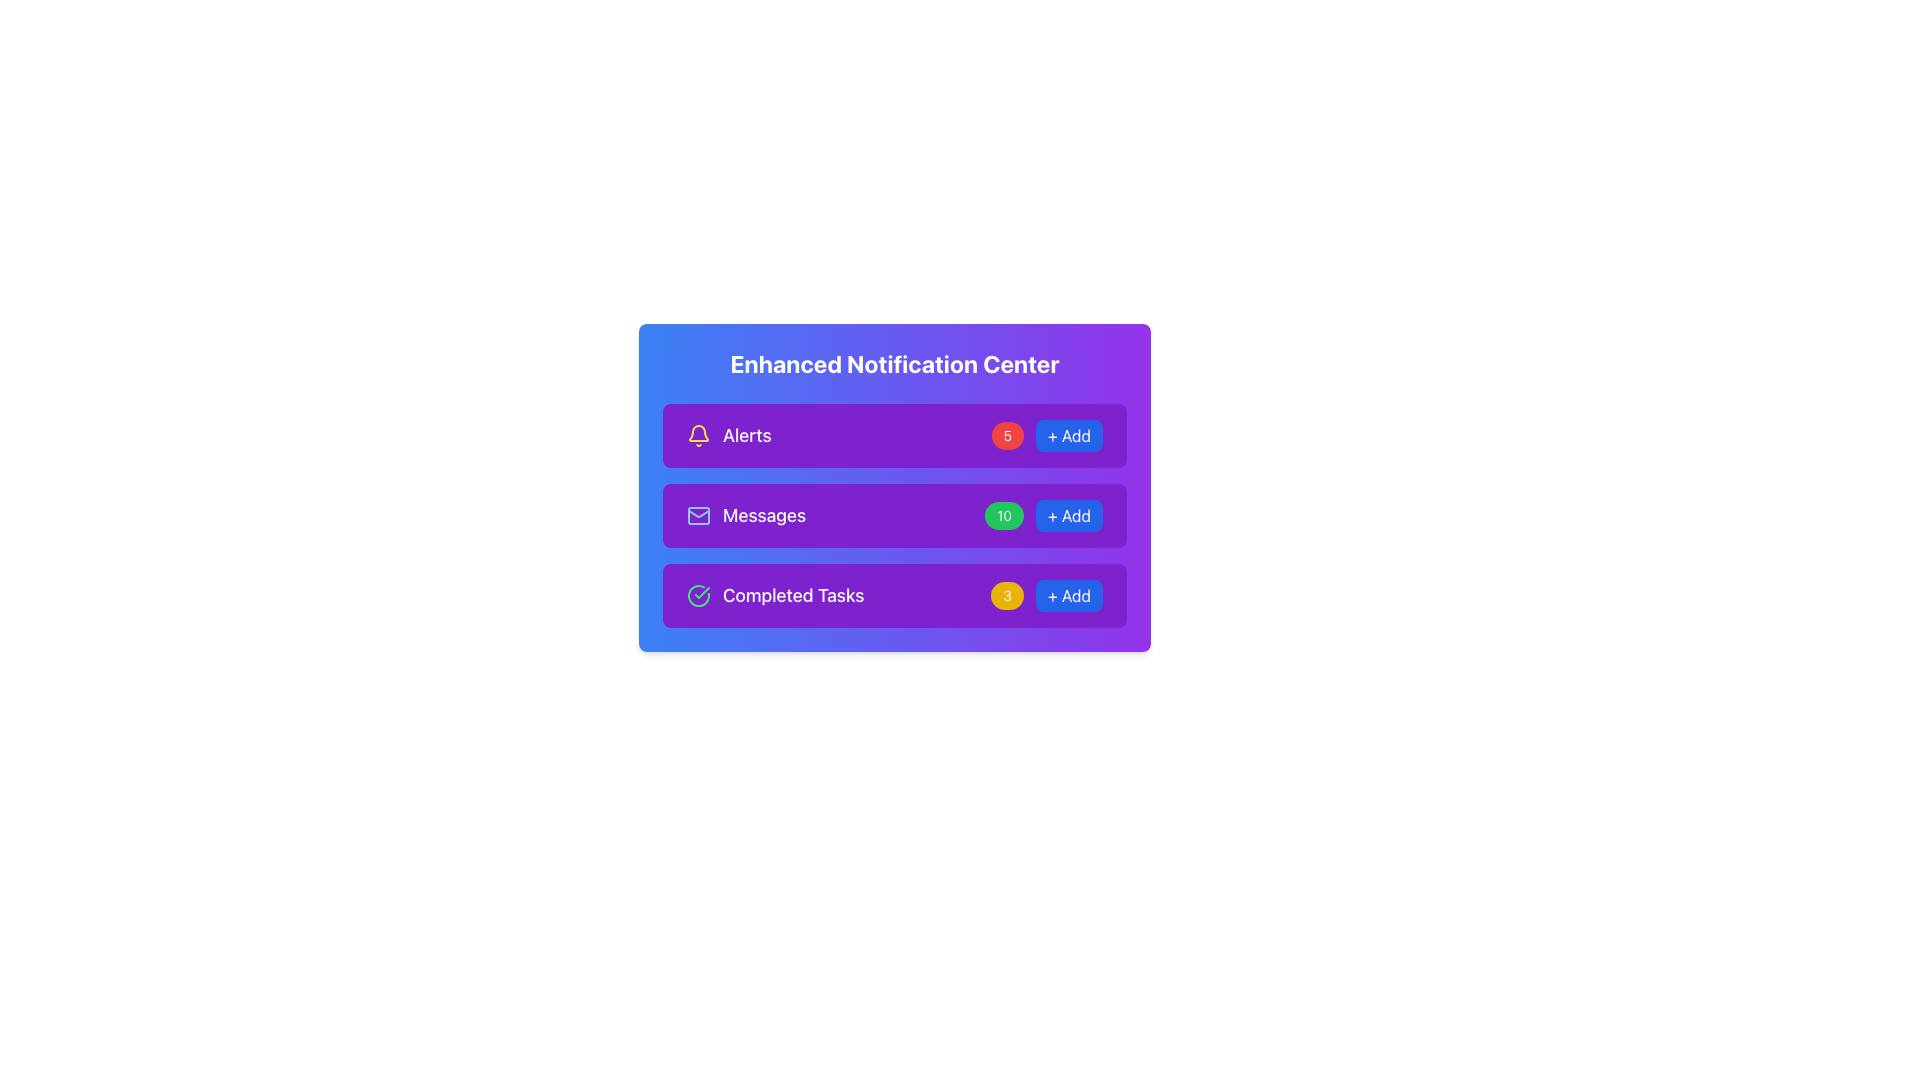  I want to click on bold header text of the notification panel, which is centered at the top of the notification card with a gradient background, so click(893, 363).